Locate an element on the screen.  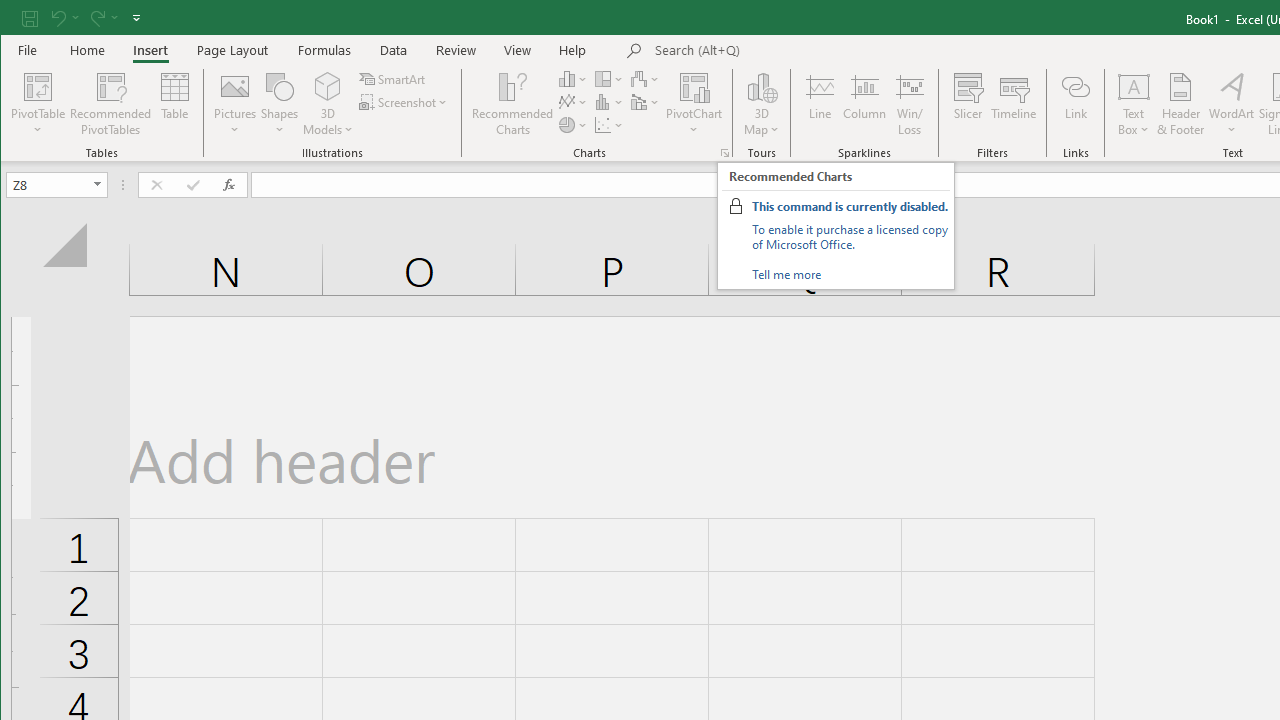
'SmartArt...' is located at coordinates (394, 78).